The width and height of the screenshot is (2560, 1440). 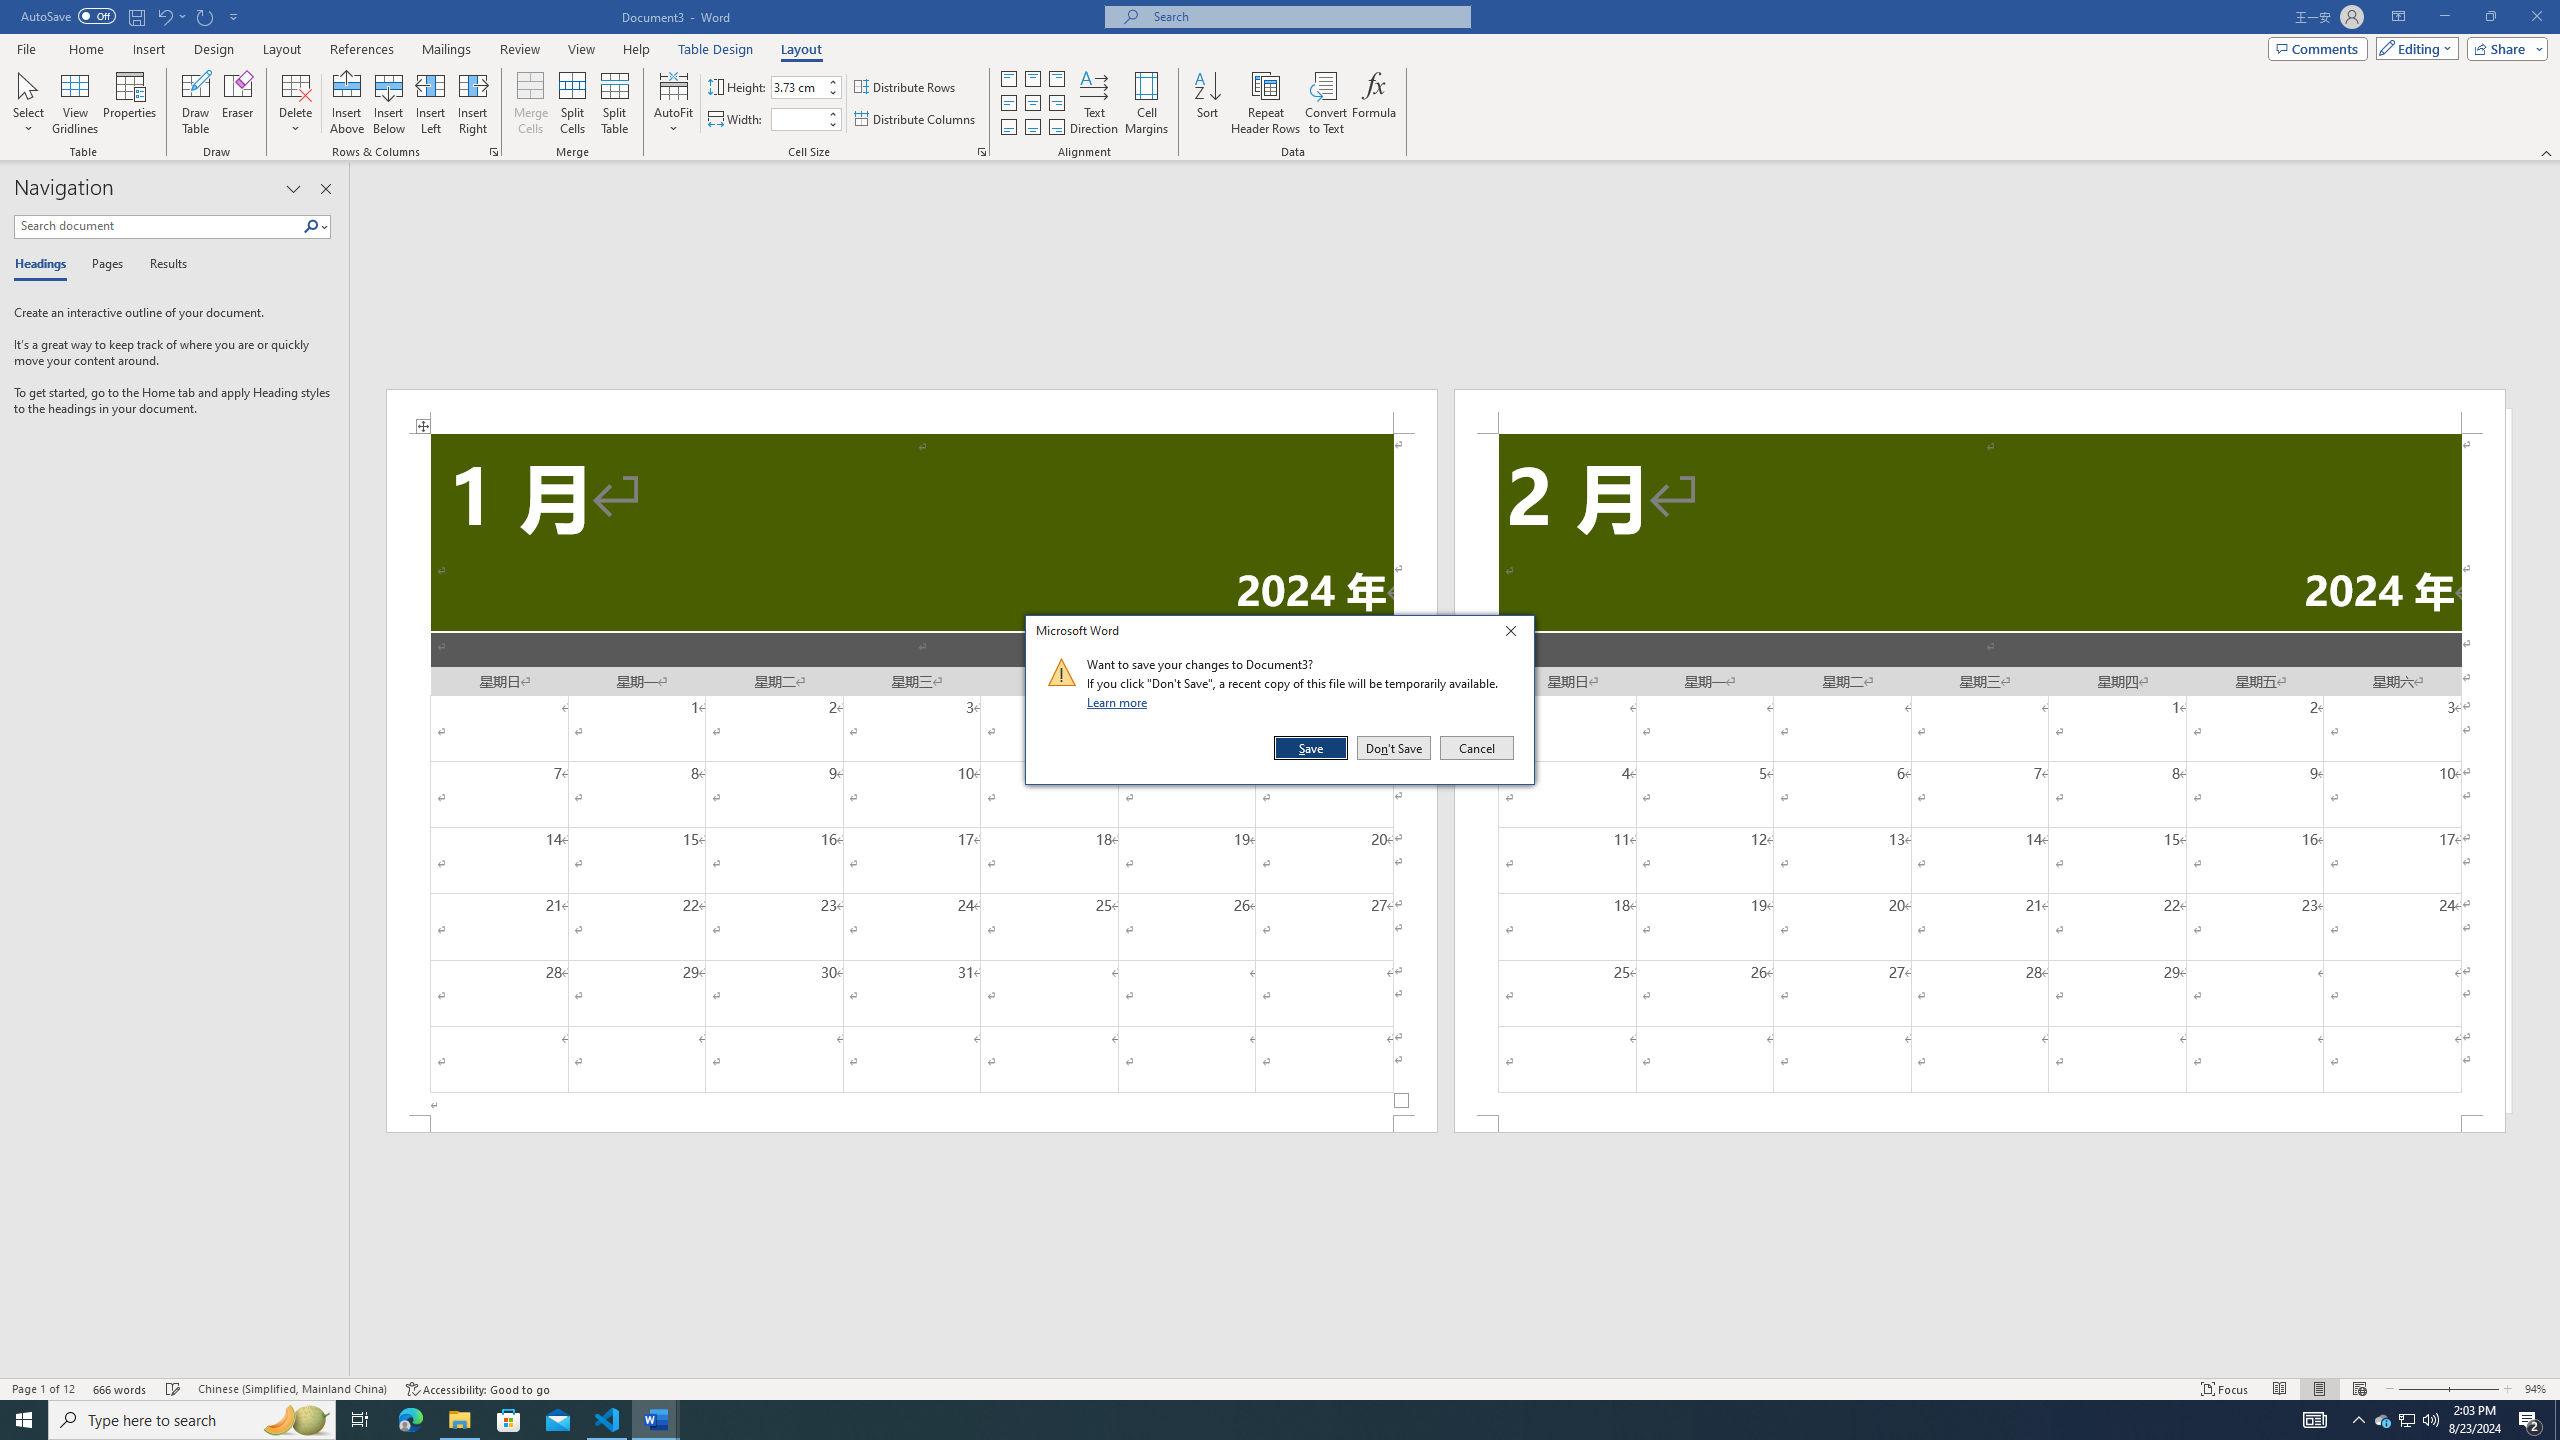 I want to click on 'Undo Increase Indent', so click(x=170, y=15).